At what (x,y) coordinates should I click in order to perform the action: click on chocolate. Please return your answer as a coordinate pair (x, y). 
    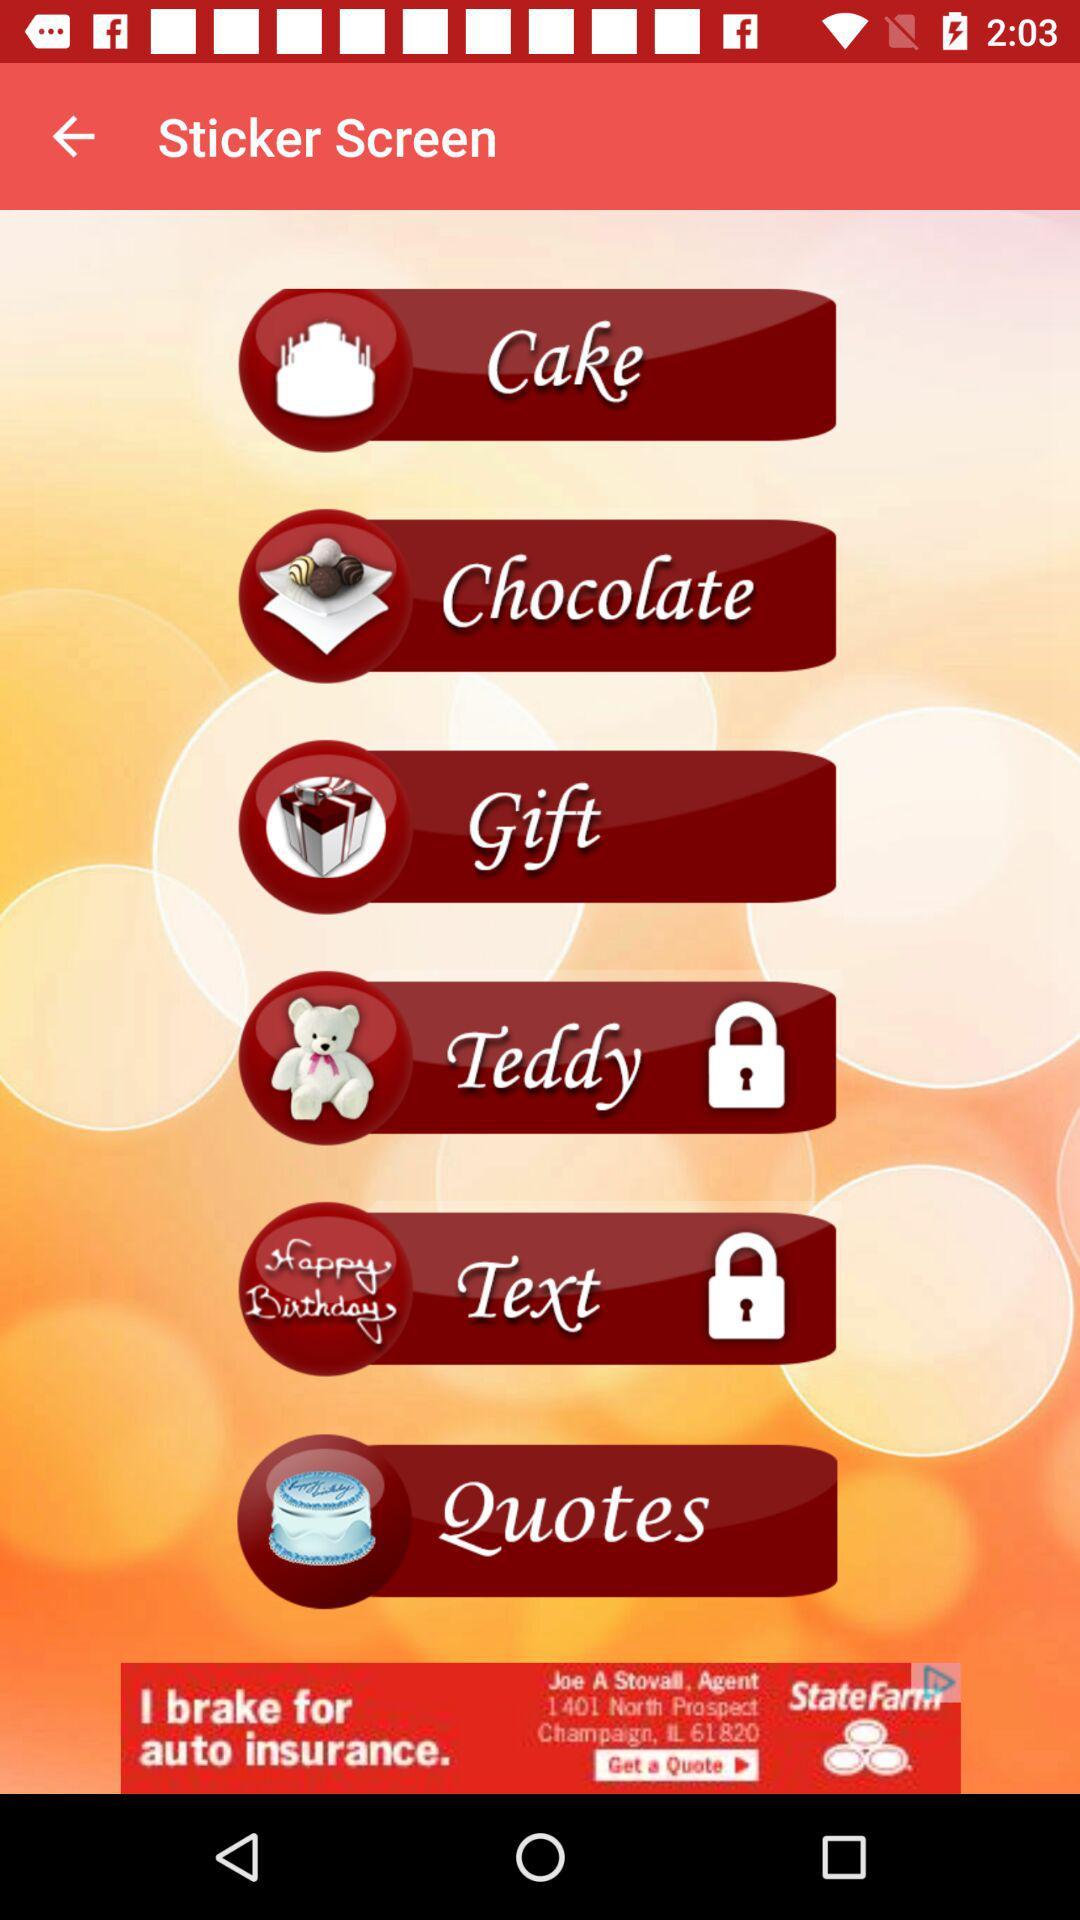
    Looking at the image, I should click on (540, 595).